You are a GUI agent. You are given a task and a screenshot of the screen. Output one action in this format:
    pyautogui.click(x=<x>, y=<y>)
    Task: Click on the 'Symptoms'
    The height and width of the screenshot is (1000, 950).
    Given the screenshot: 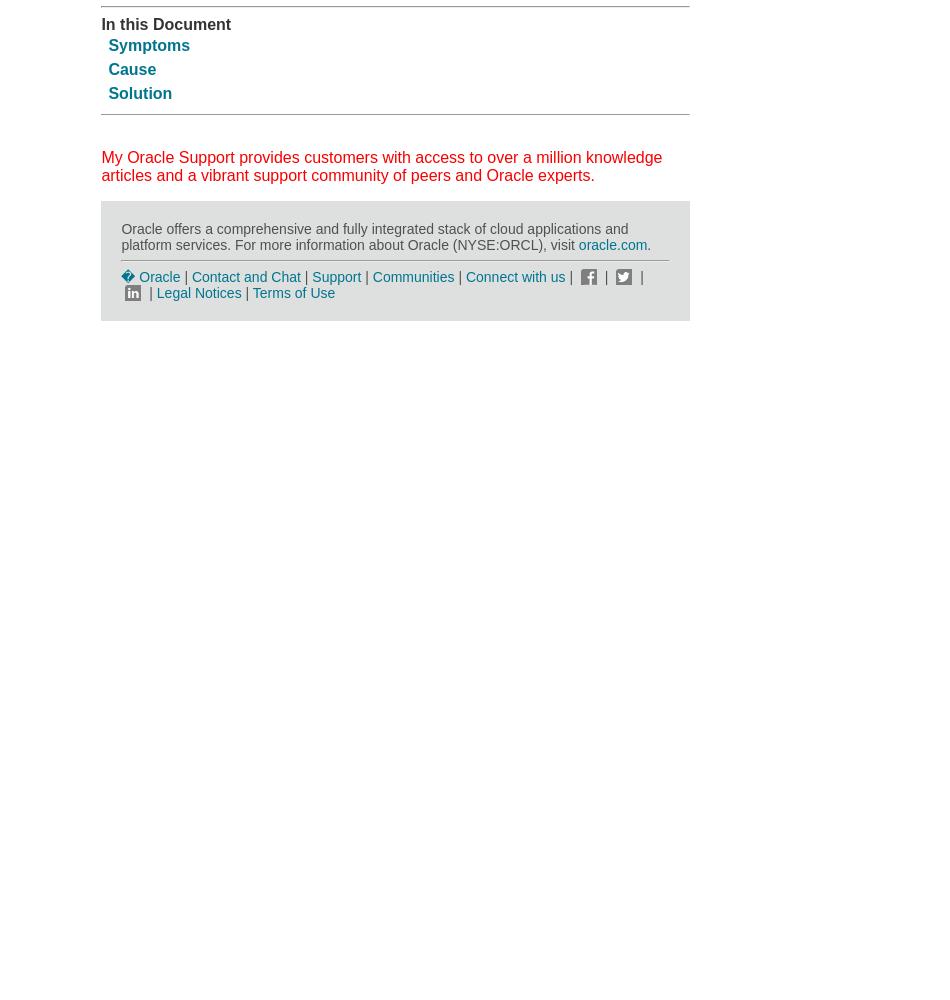 What is the action you would take?
    pyautogui.click(x=148, y=44)
    